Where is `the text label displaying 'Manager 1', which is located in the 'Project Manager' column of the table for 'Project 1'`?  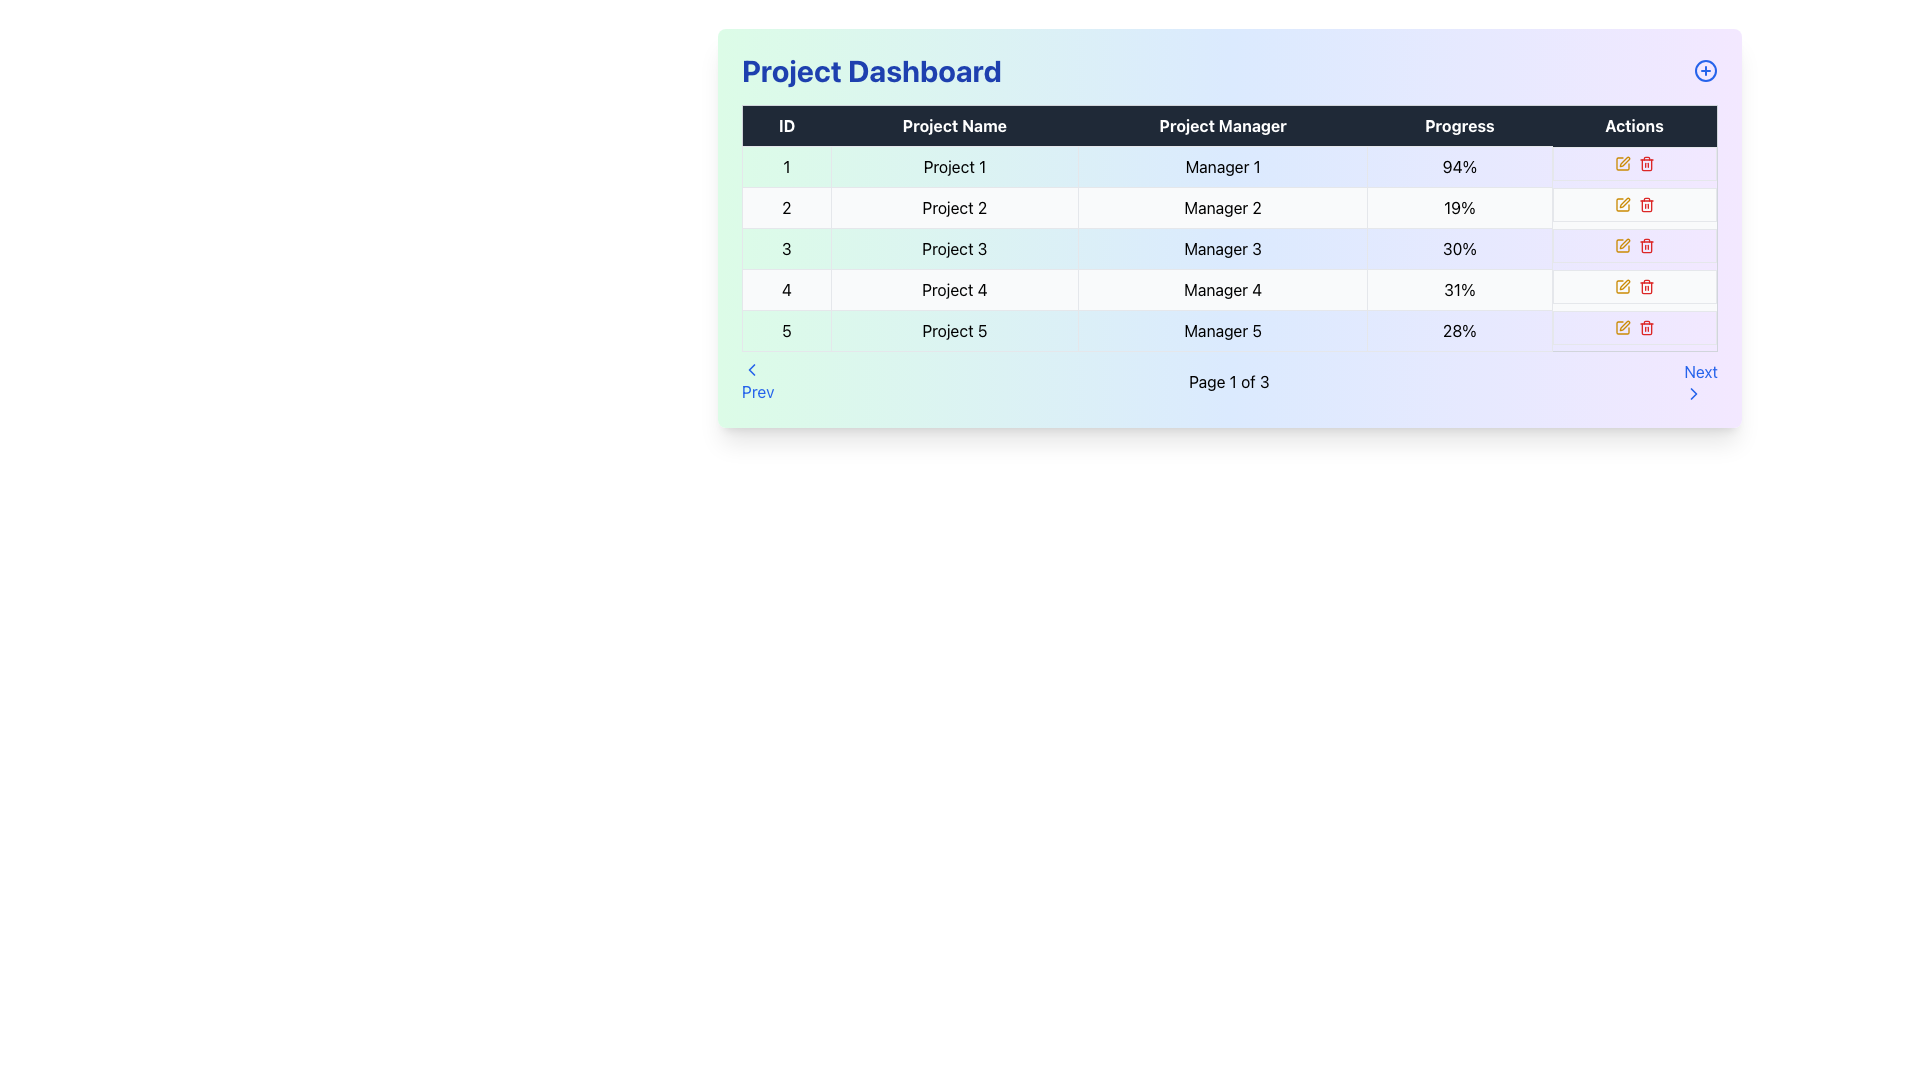
the text label displaying 'Manager 1', which is located in the 'Project Manager' column of the table for 'Project 1' is located at coordinates (1222, 165).